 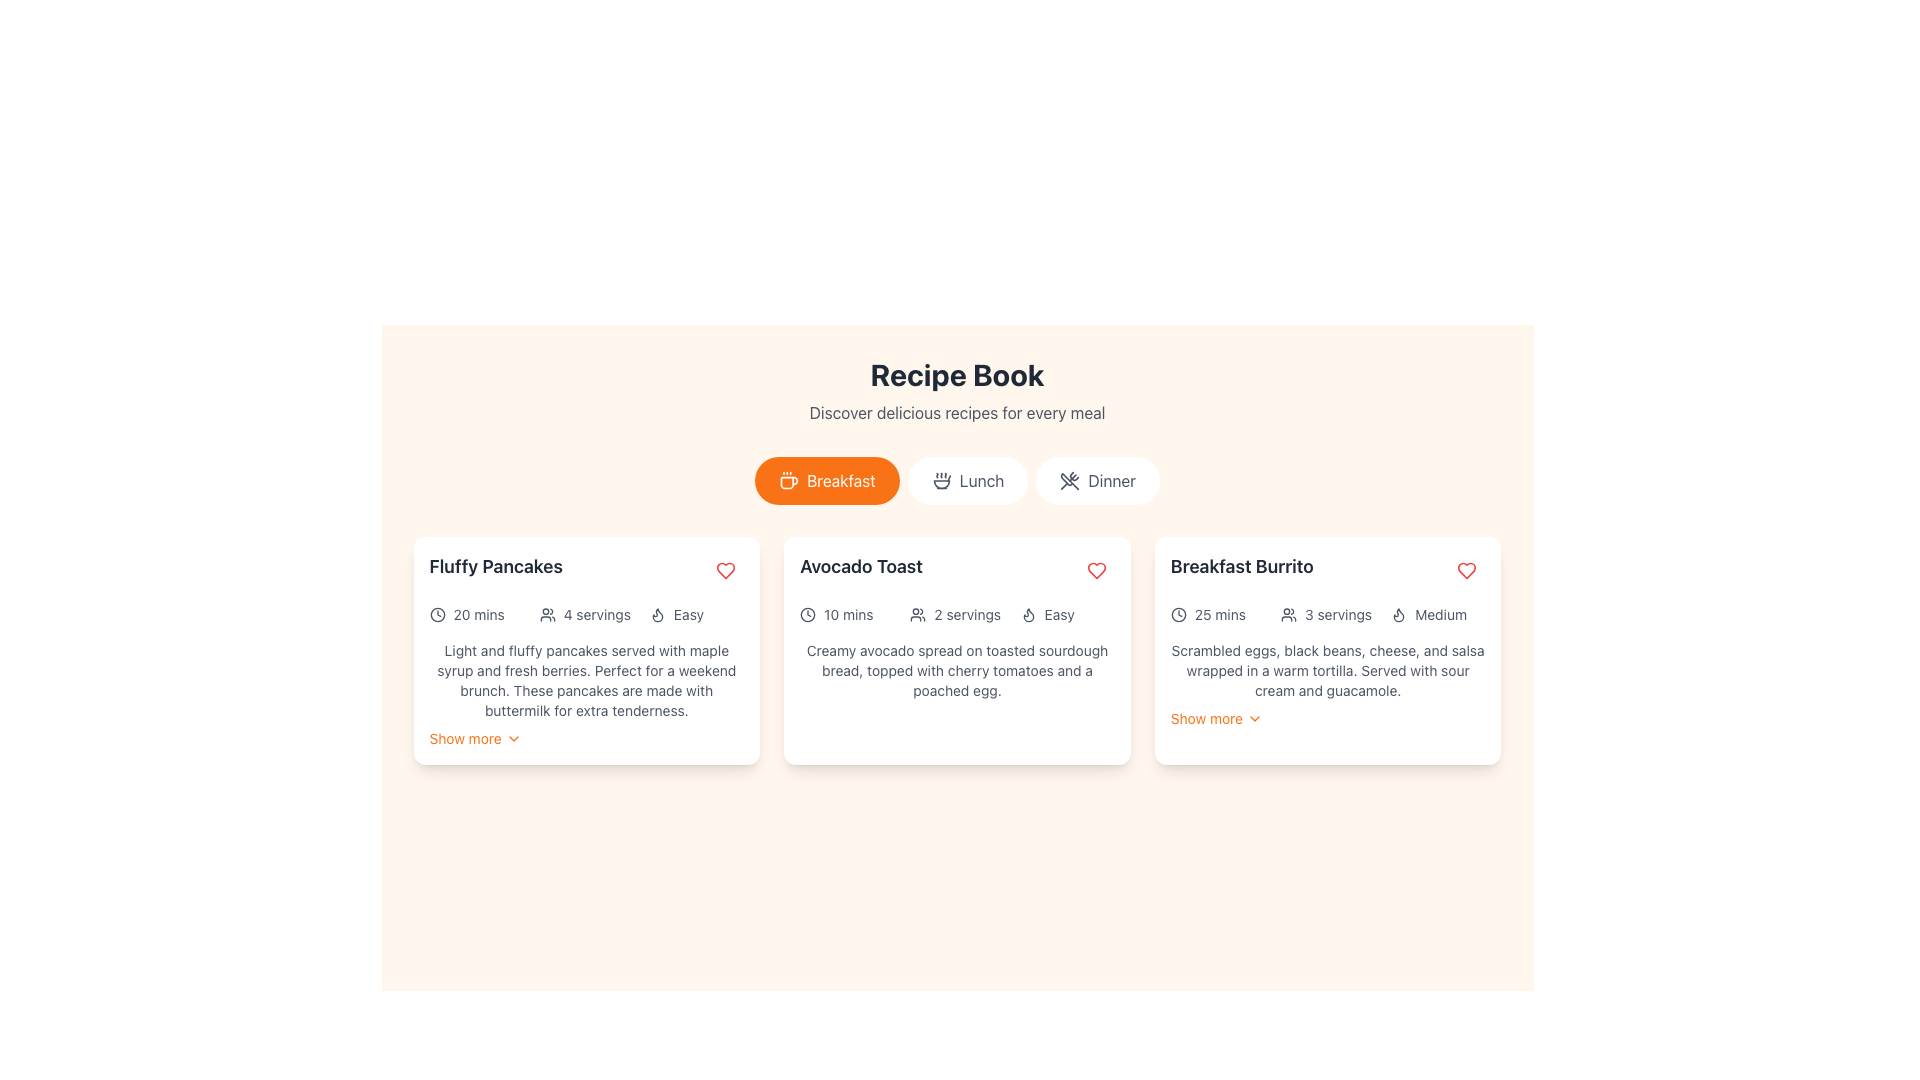 What do you see at coordinates (1178, 613) in the screenshot?
I see `the SVG Circle element that is styled with a thin stroke and is located at the center of the clock symbol in the Recipe Book interface` at bounding box center [1178, 613].